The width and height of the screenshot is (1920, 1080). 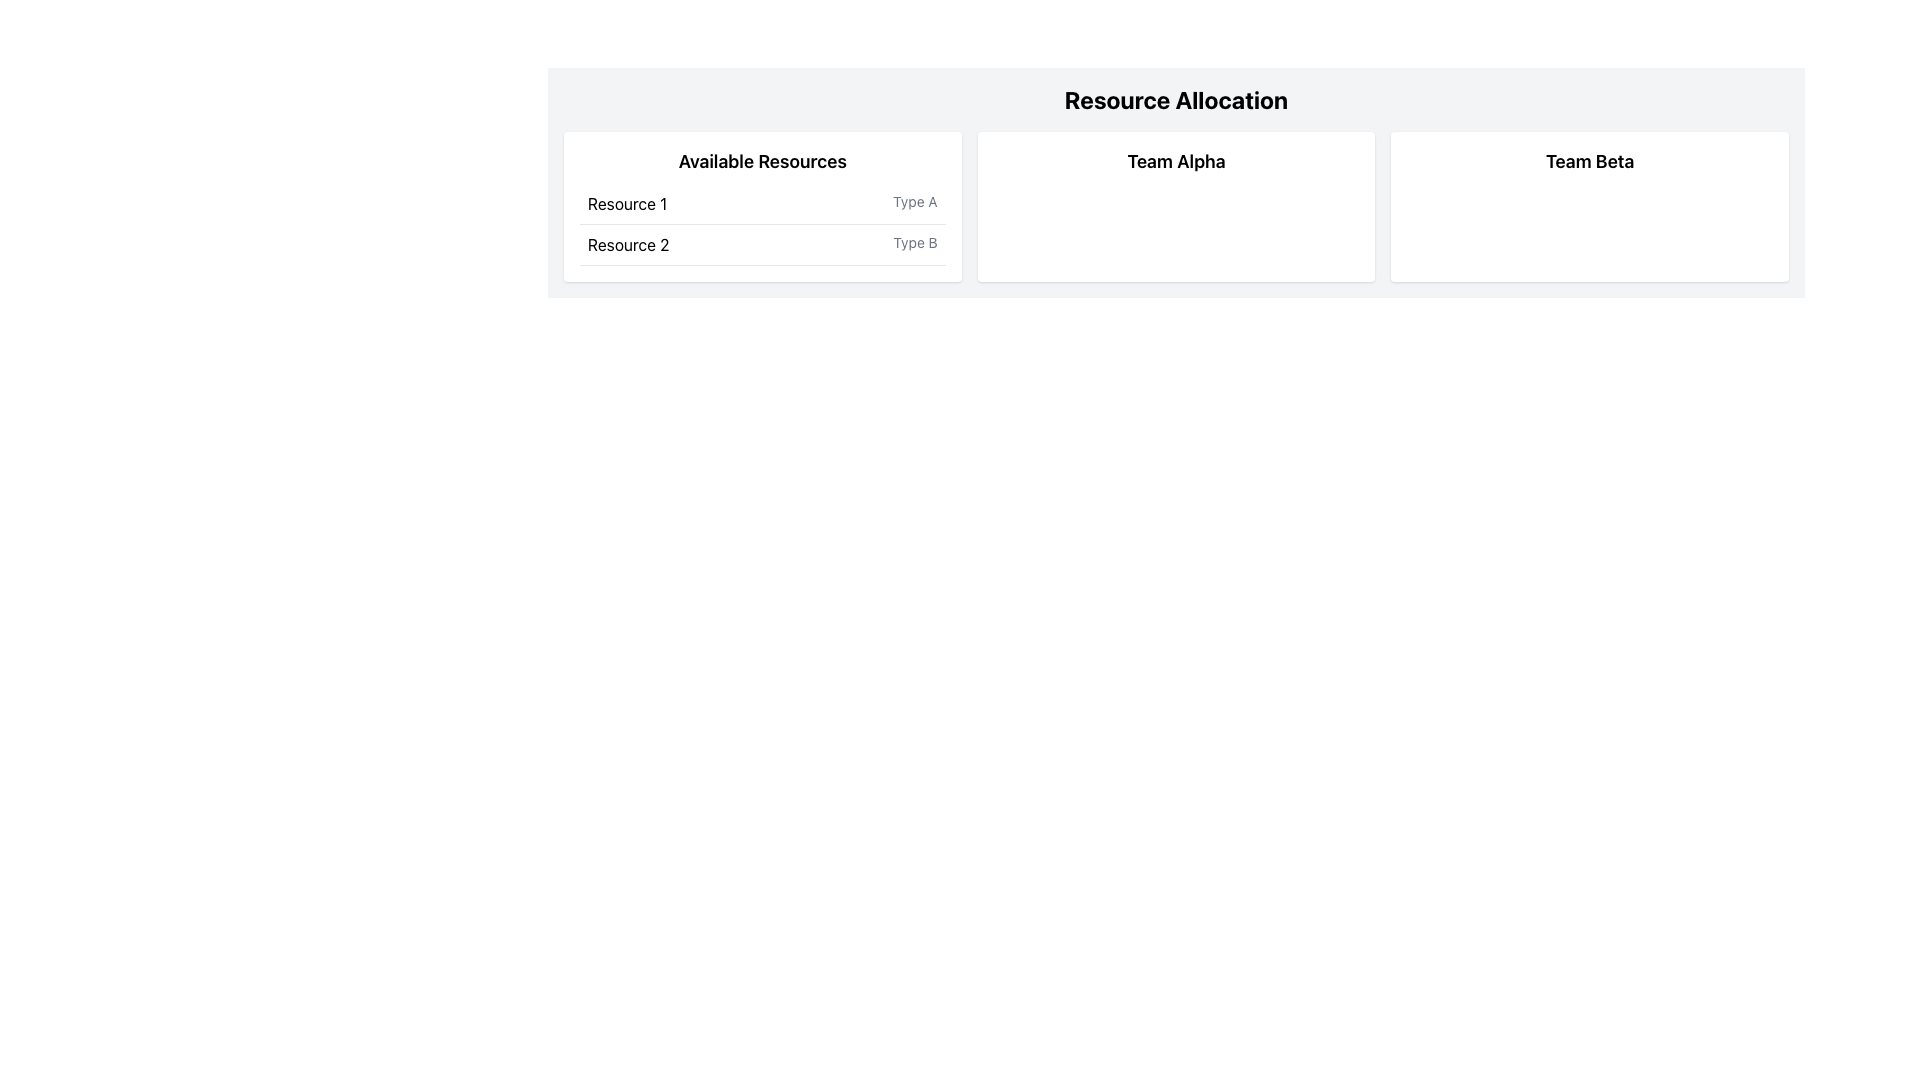 I want to click on the text element displaying 'Team Alpha' at the top of the white card, which has rounded corners and is centrally positioned between 'Available Resources' and 'Team Beta', so click(x=1176, y=161).